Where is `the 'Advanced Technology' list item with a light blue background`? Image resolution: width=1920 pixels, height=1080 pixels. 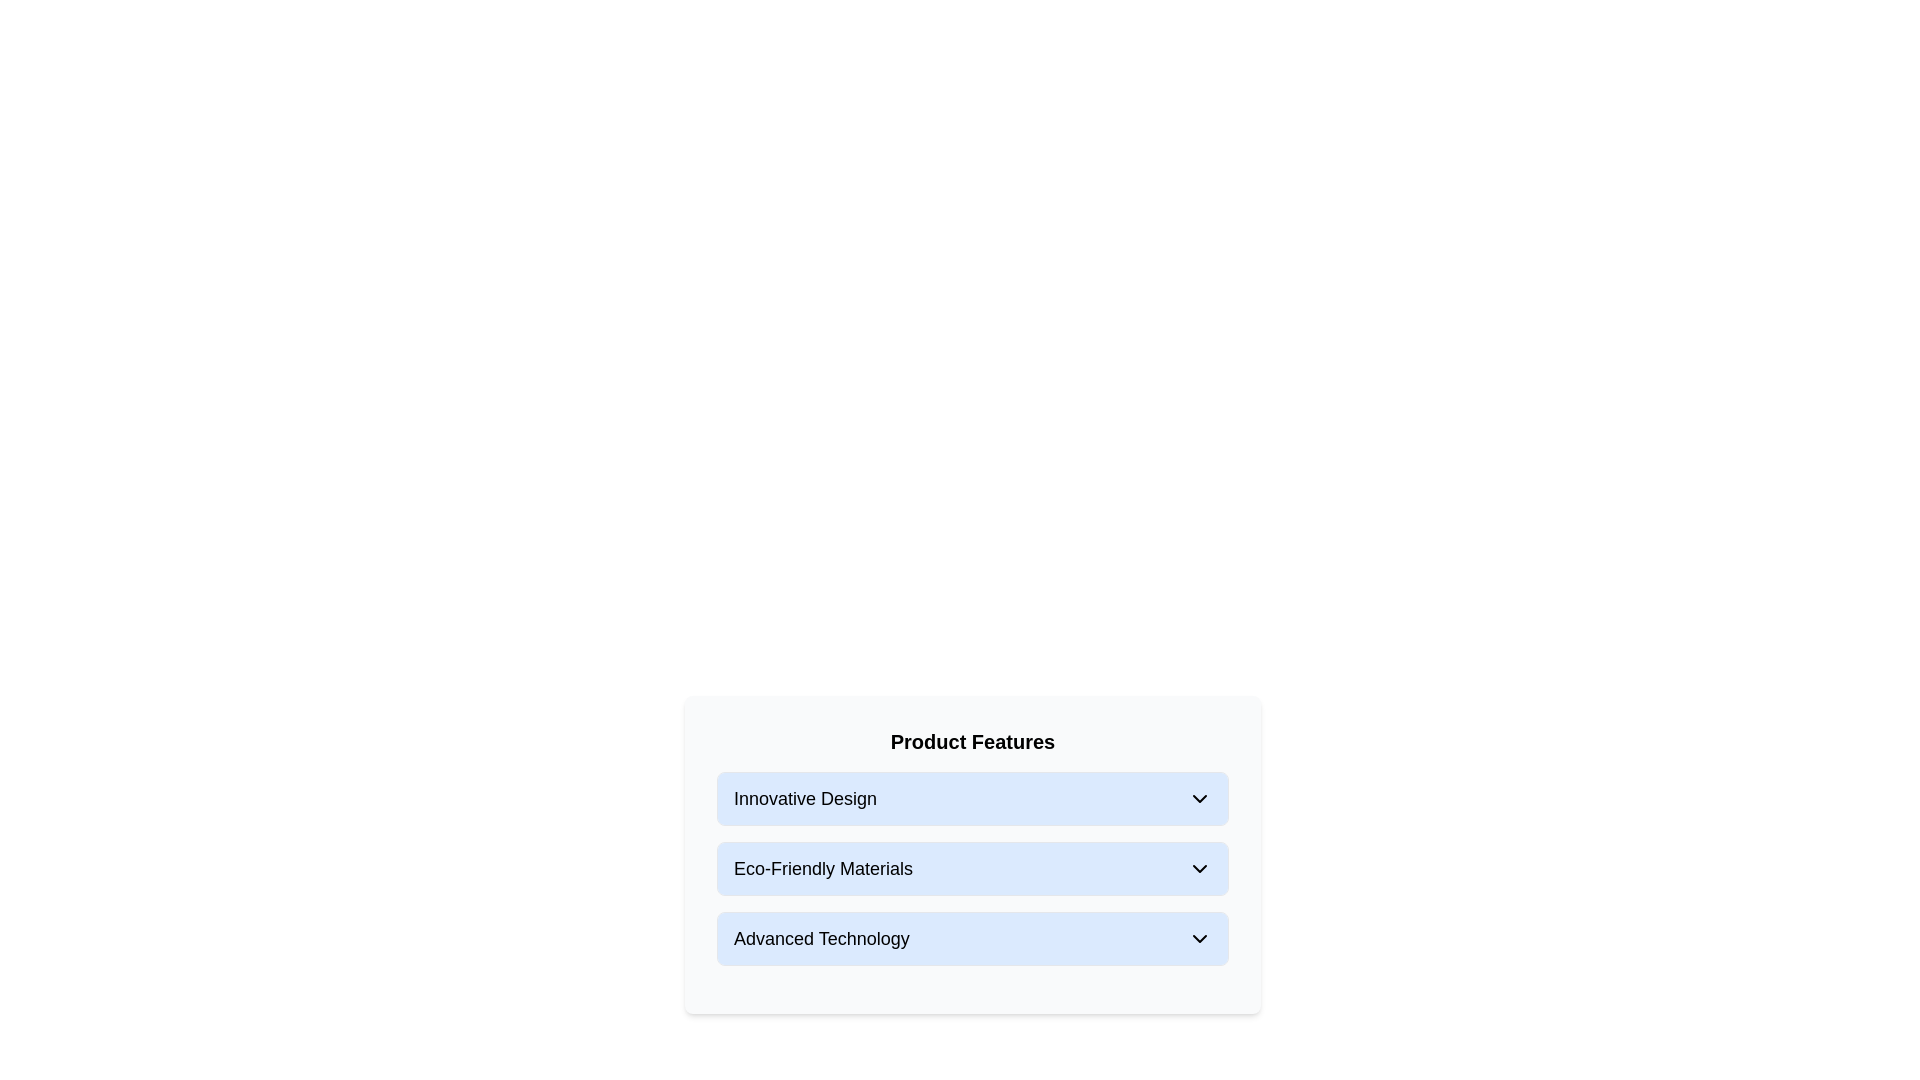 the 'Advanced Technology' list item with a light blue background is located at coordinates (973, 938).